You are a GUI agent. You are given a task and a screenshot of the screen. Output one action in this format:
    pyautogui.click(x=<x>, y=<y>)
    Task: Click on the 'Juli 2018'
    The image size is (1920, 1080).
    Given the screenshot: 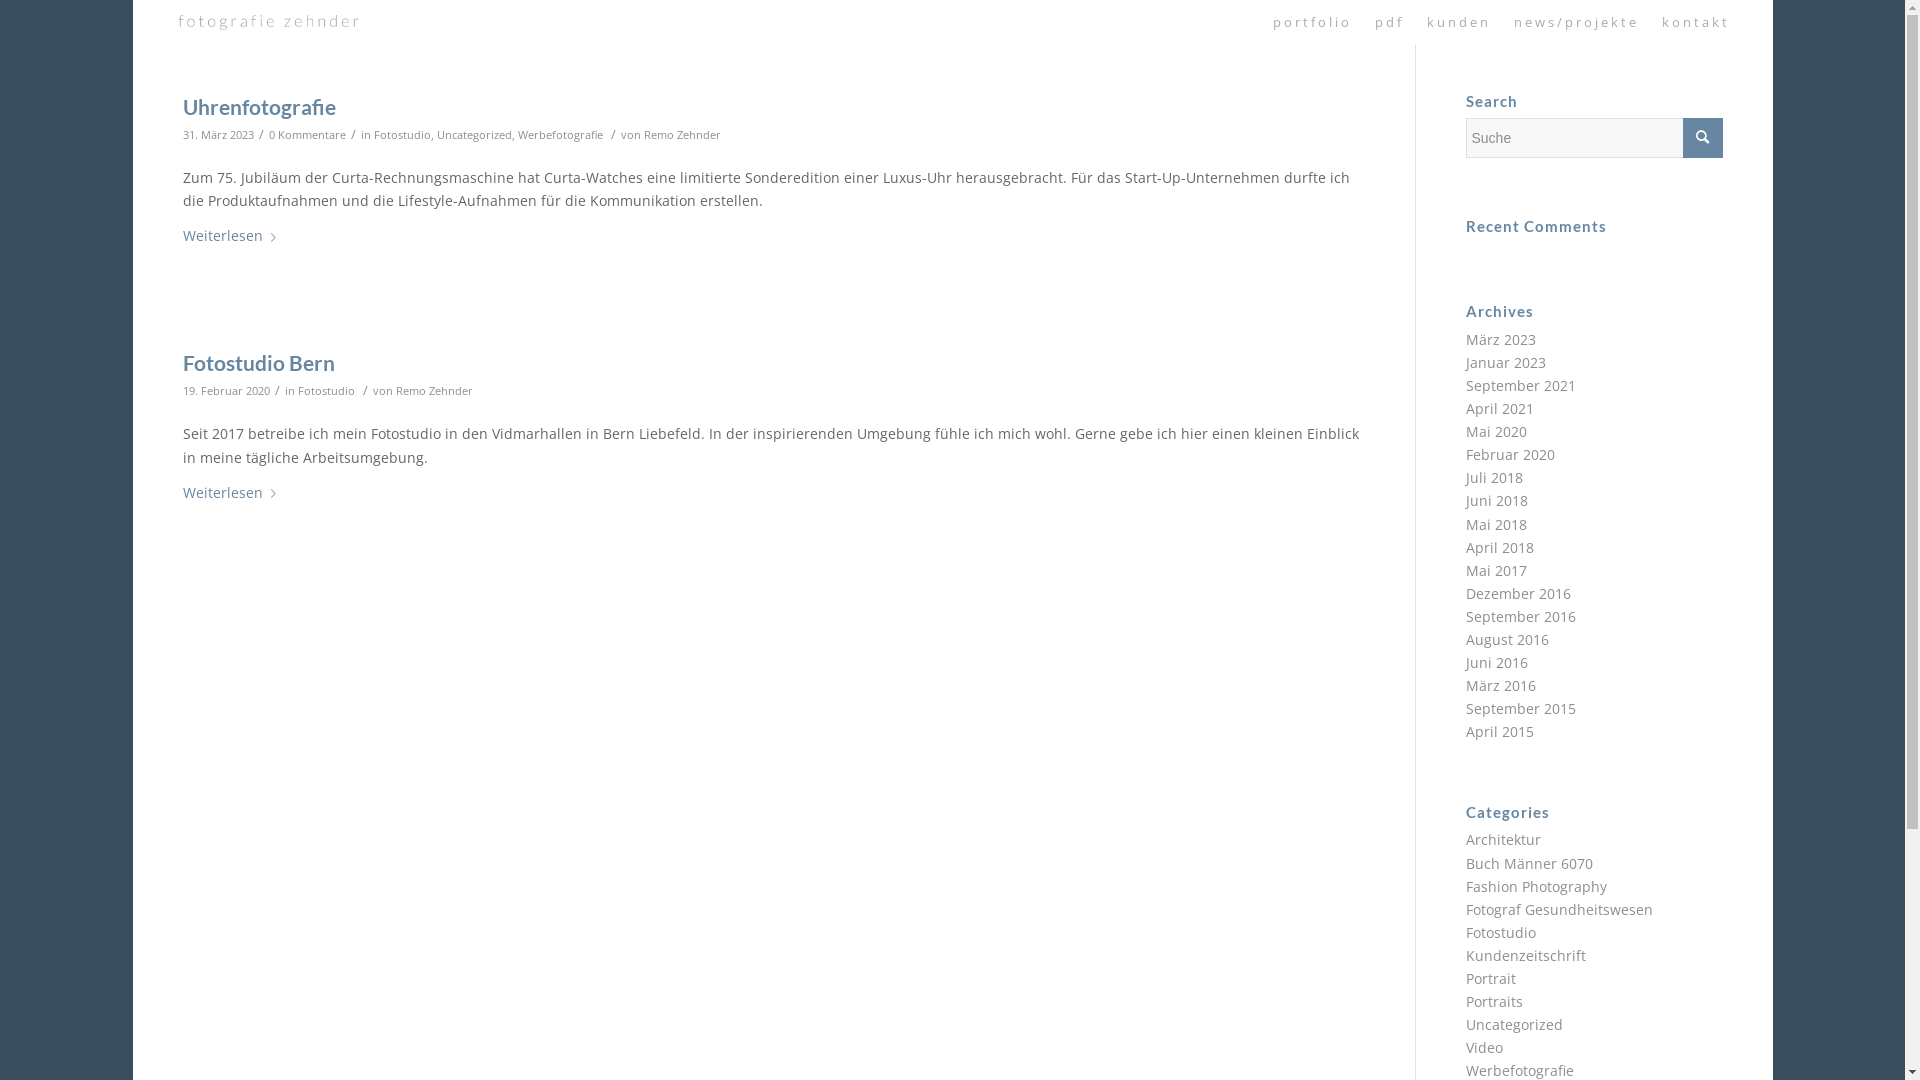 What is the action you would take?
    pyautogui.click(x=1494, y=477)
    